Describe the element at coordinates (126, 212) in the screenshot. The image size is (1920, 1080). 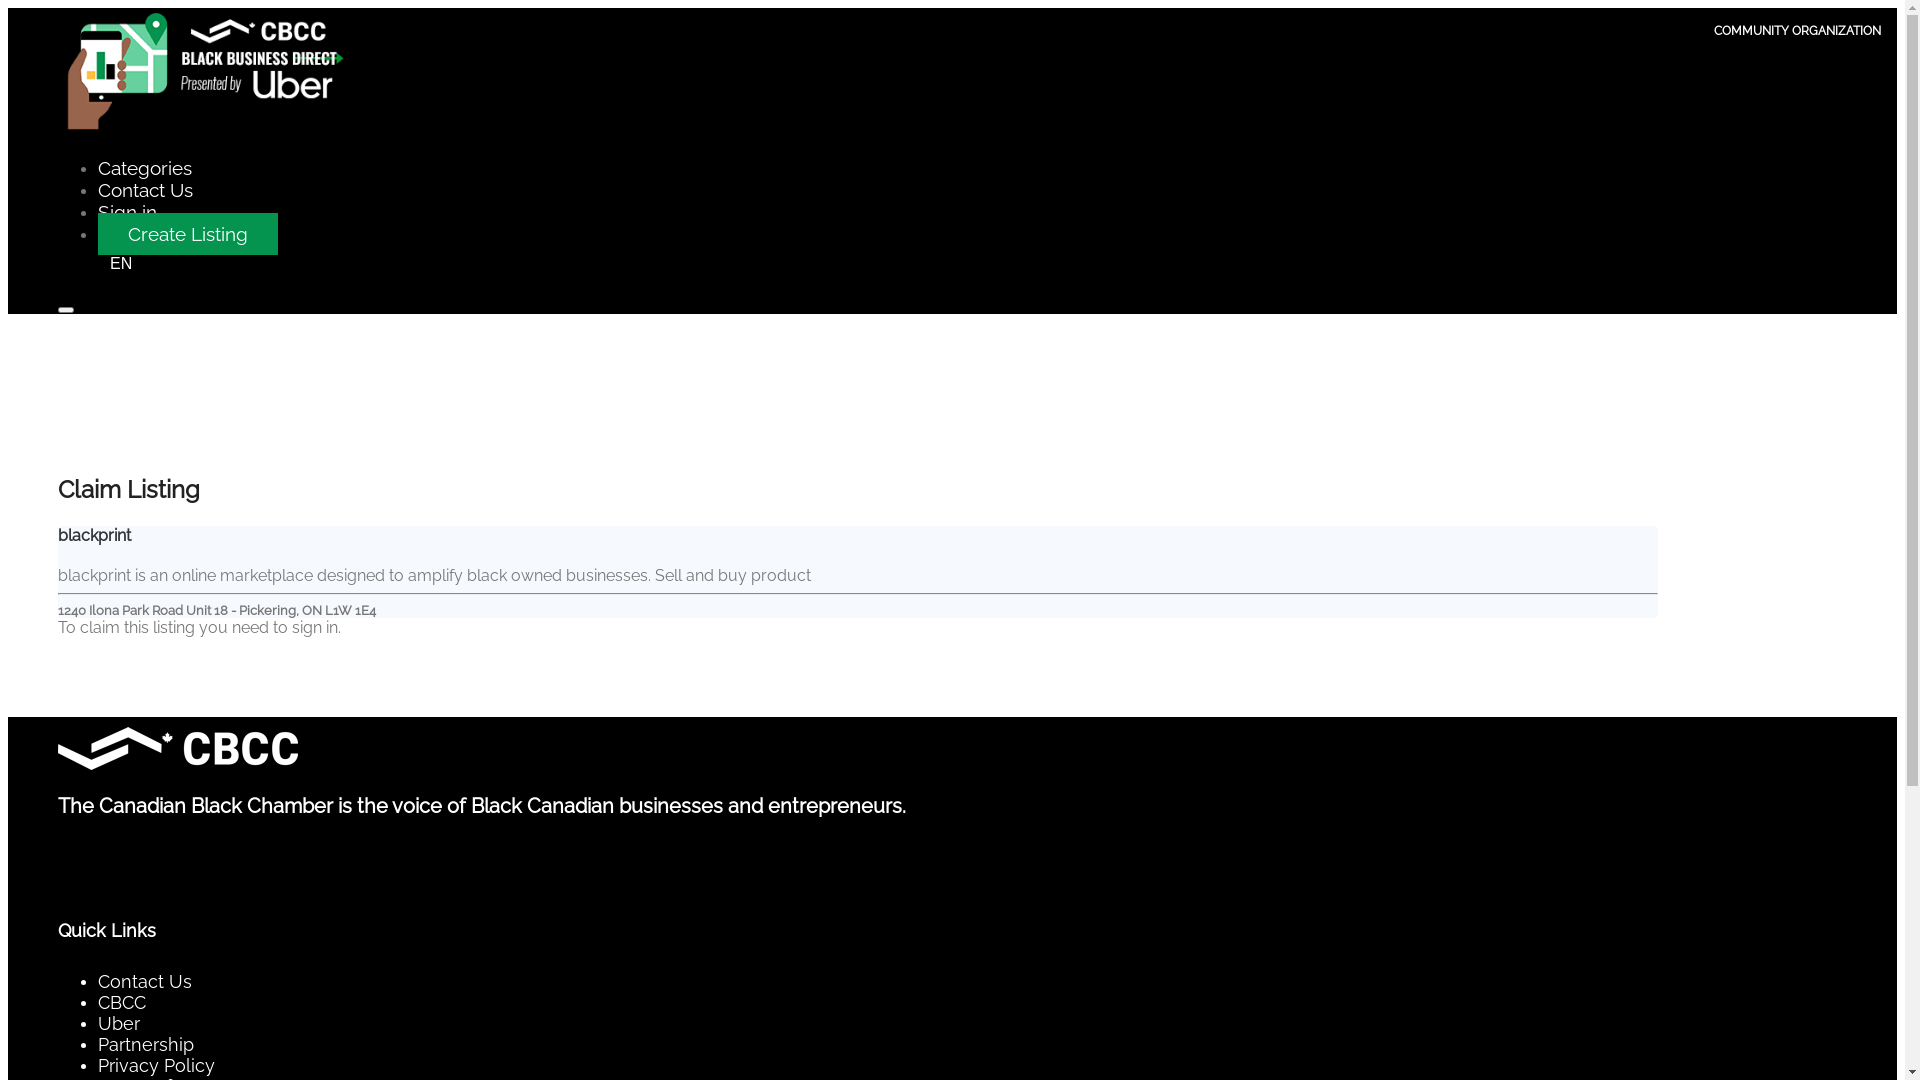
I see `'Sign in'` at that location.